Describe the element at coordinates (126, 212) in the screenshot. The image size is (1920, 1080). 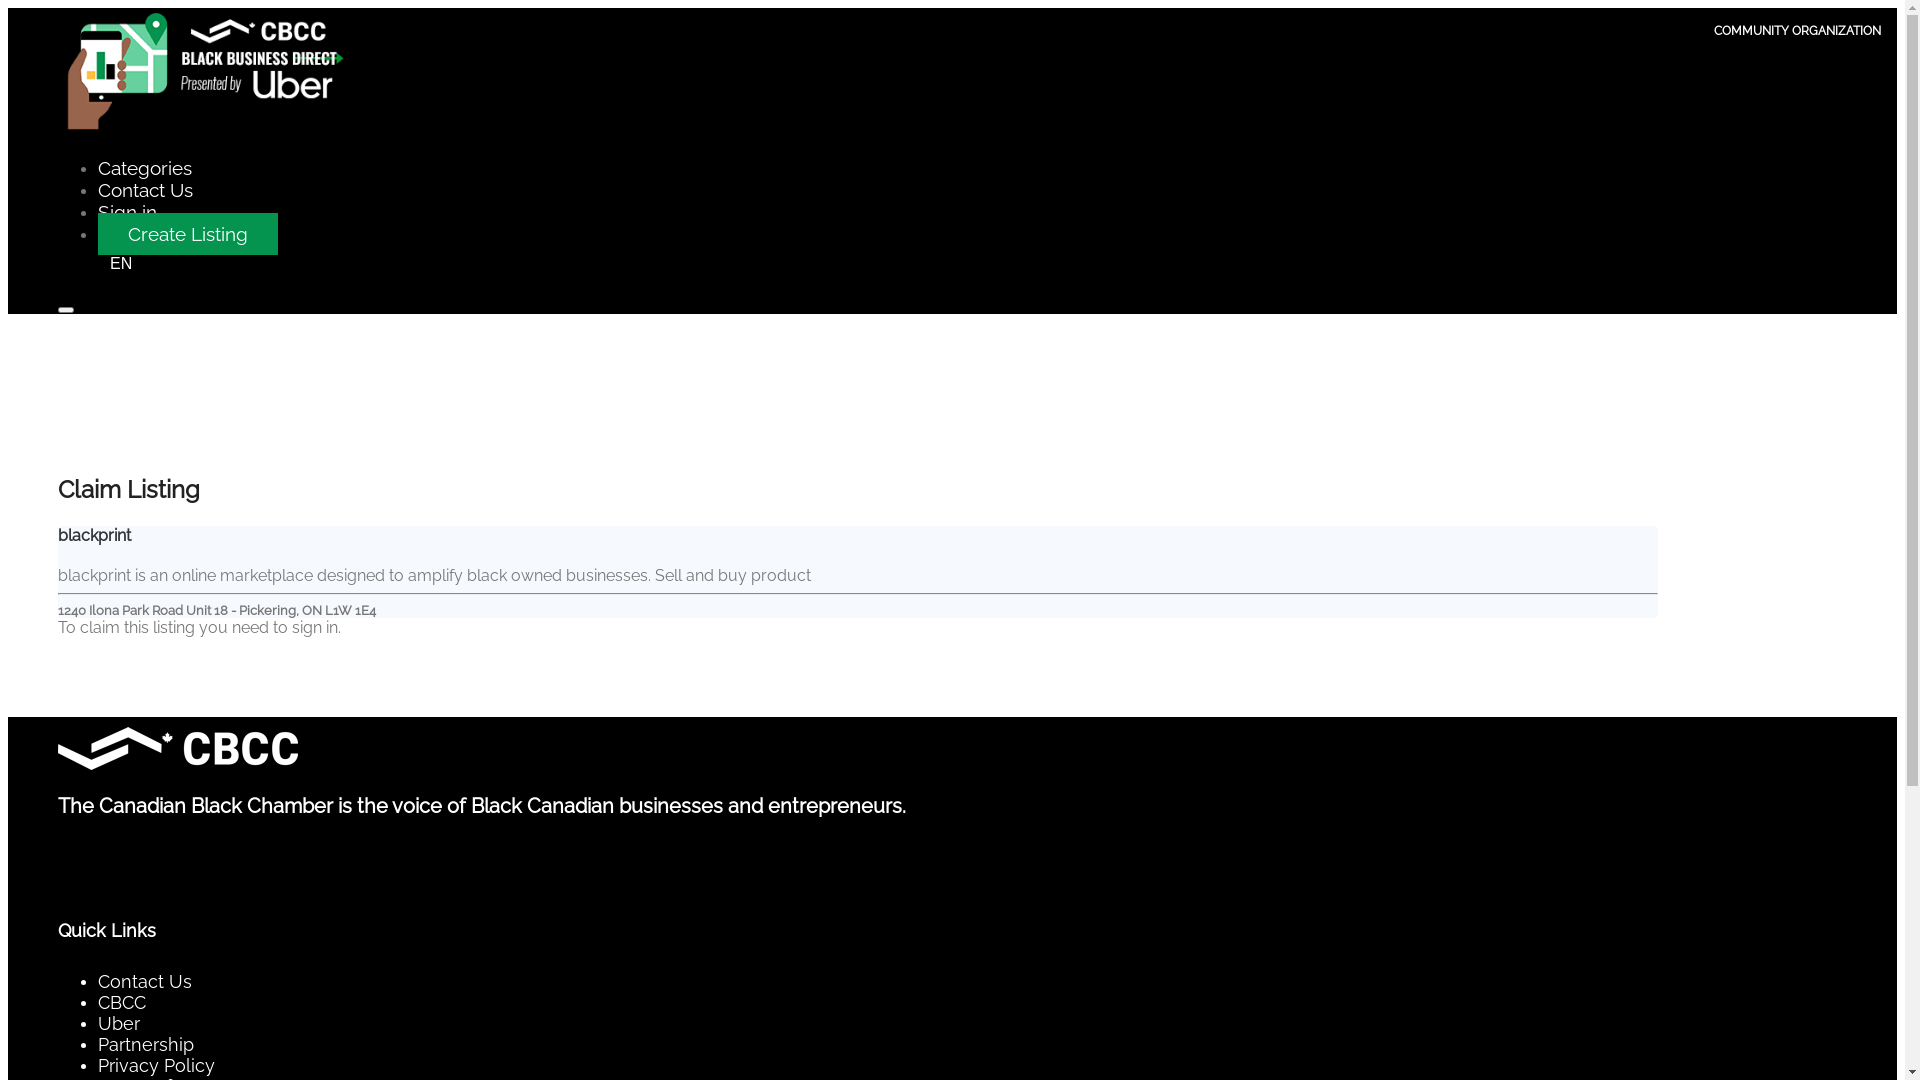
I see `'Sign in'` at that location.